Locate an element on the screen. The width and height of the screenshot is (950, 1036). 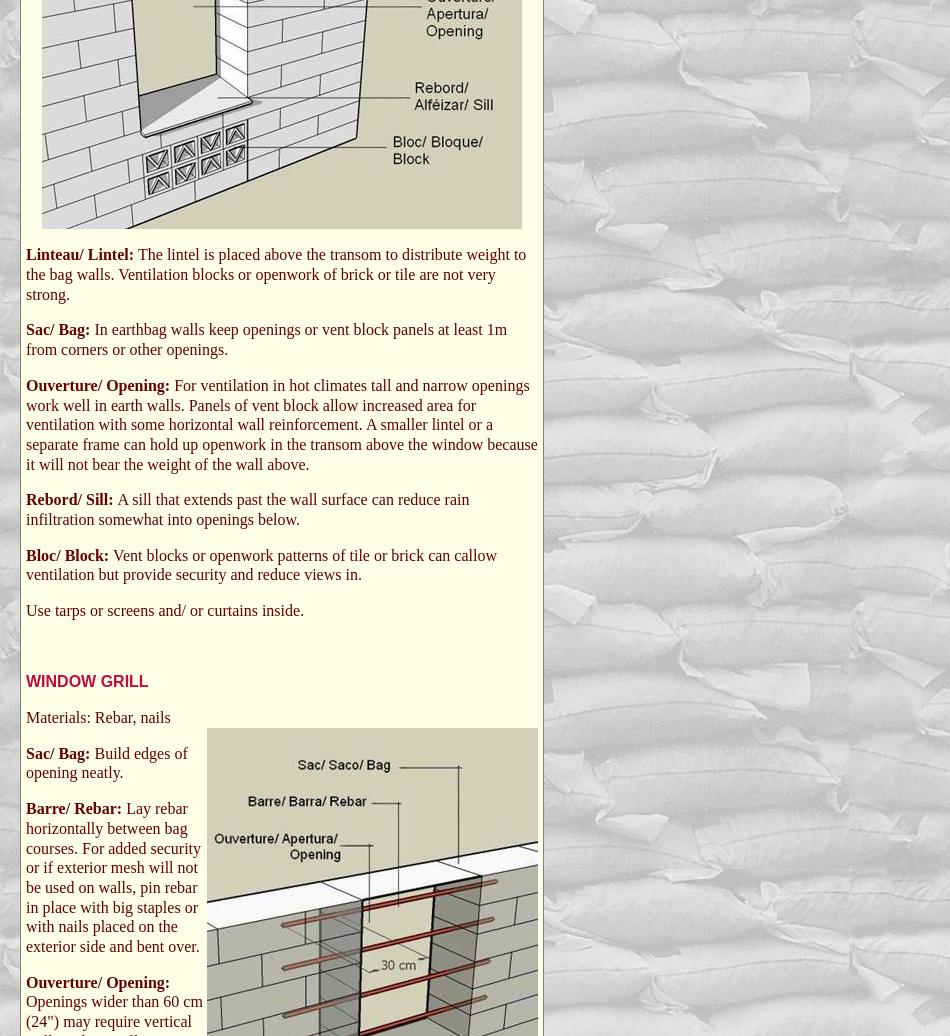
'Rebord/ Sill:' is located at coordinates (71, 499).